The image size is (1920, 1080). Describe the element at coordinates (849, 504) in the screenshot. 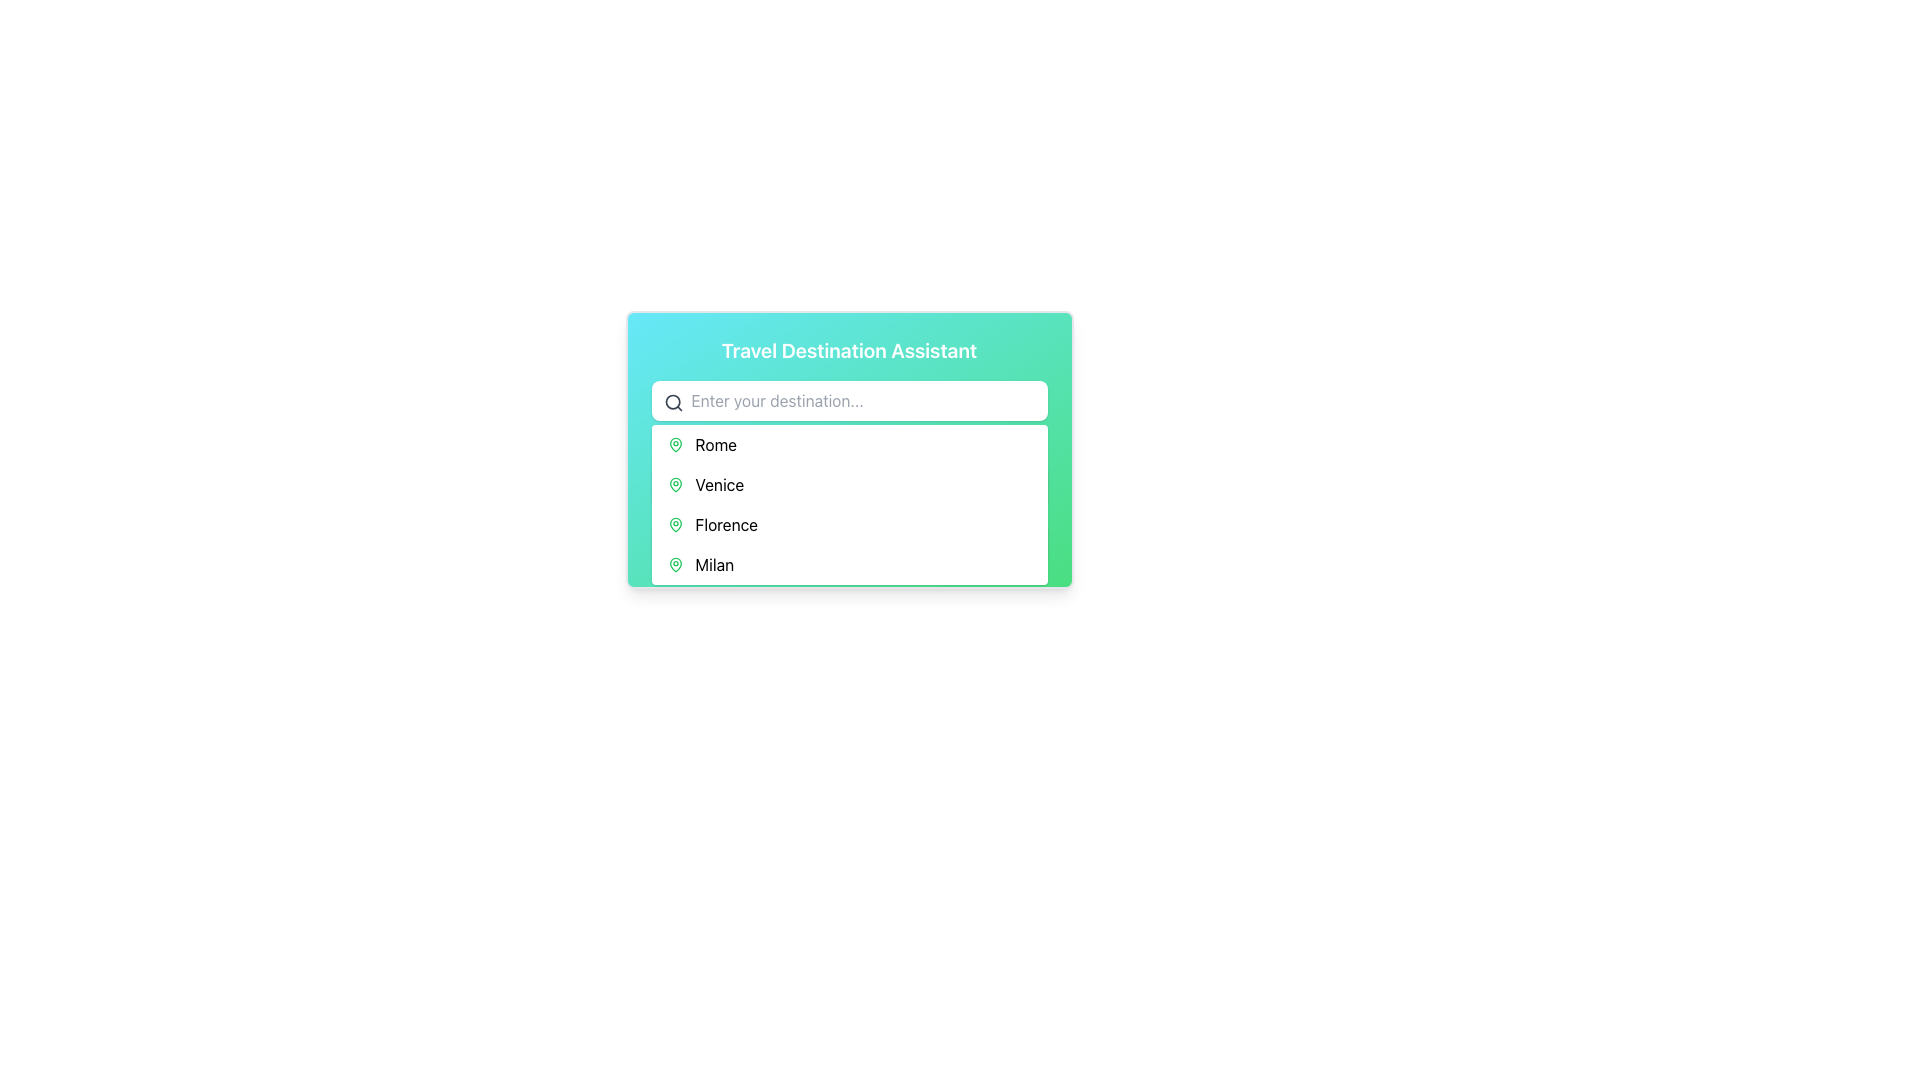

I see `the dropdown menu located directly below the 'Enter your destination...' input field, which spans horizontally and contains four options` at that location.